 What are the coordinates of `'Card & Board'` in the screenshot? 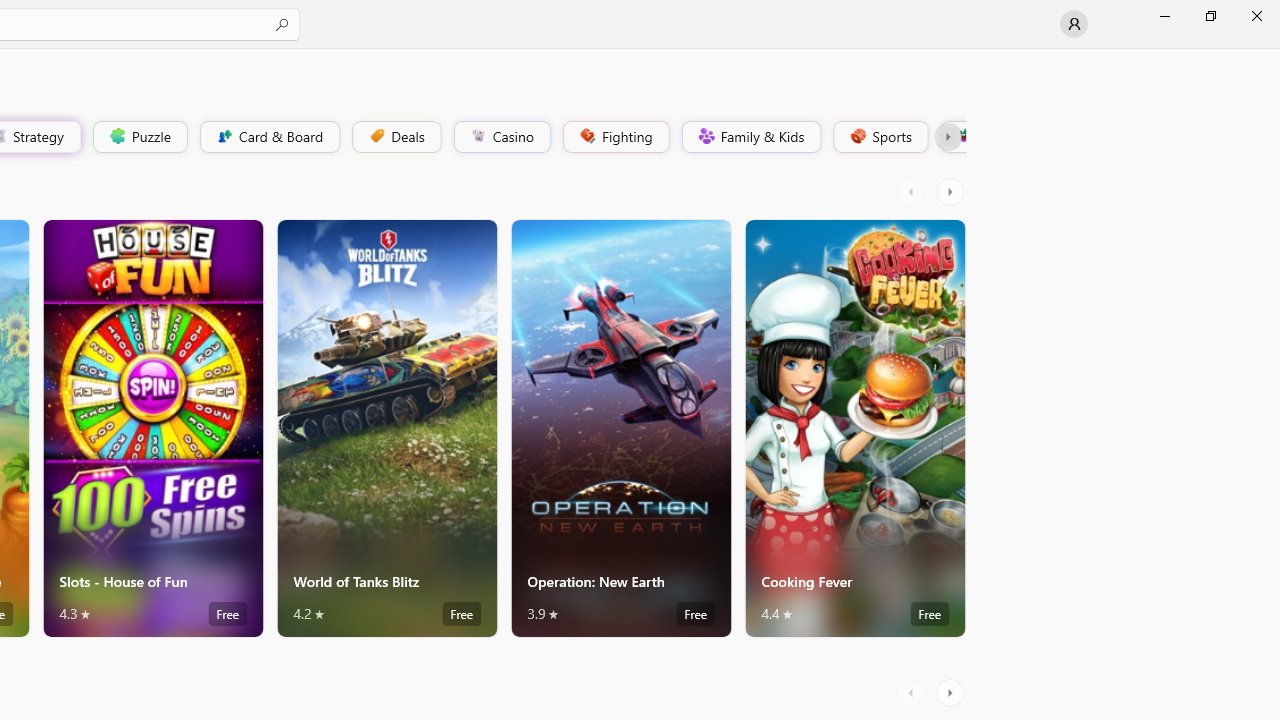 It's located at (267, 135).